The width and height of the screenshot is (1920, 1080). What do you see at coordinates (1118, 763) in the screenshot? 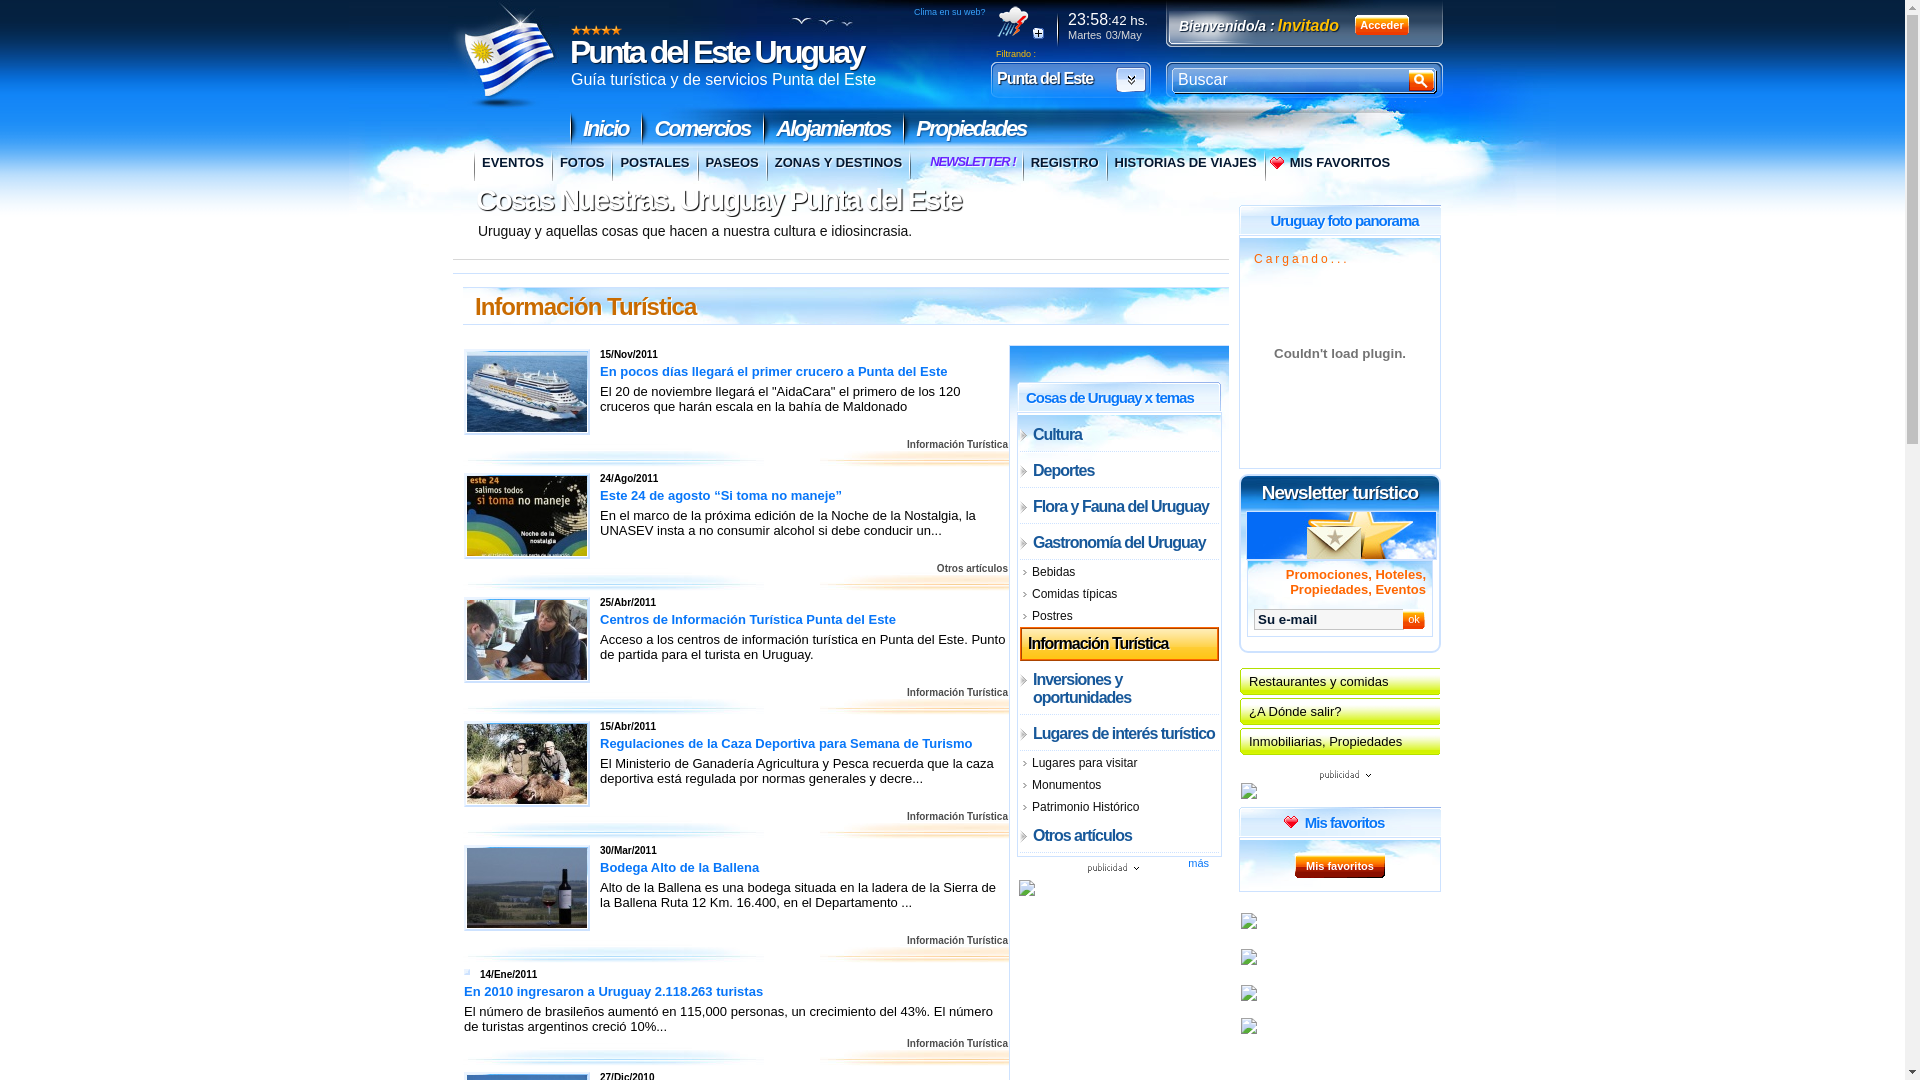
I see `'Lugares para visitar'` at bounding box center [1118, 763].